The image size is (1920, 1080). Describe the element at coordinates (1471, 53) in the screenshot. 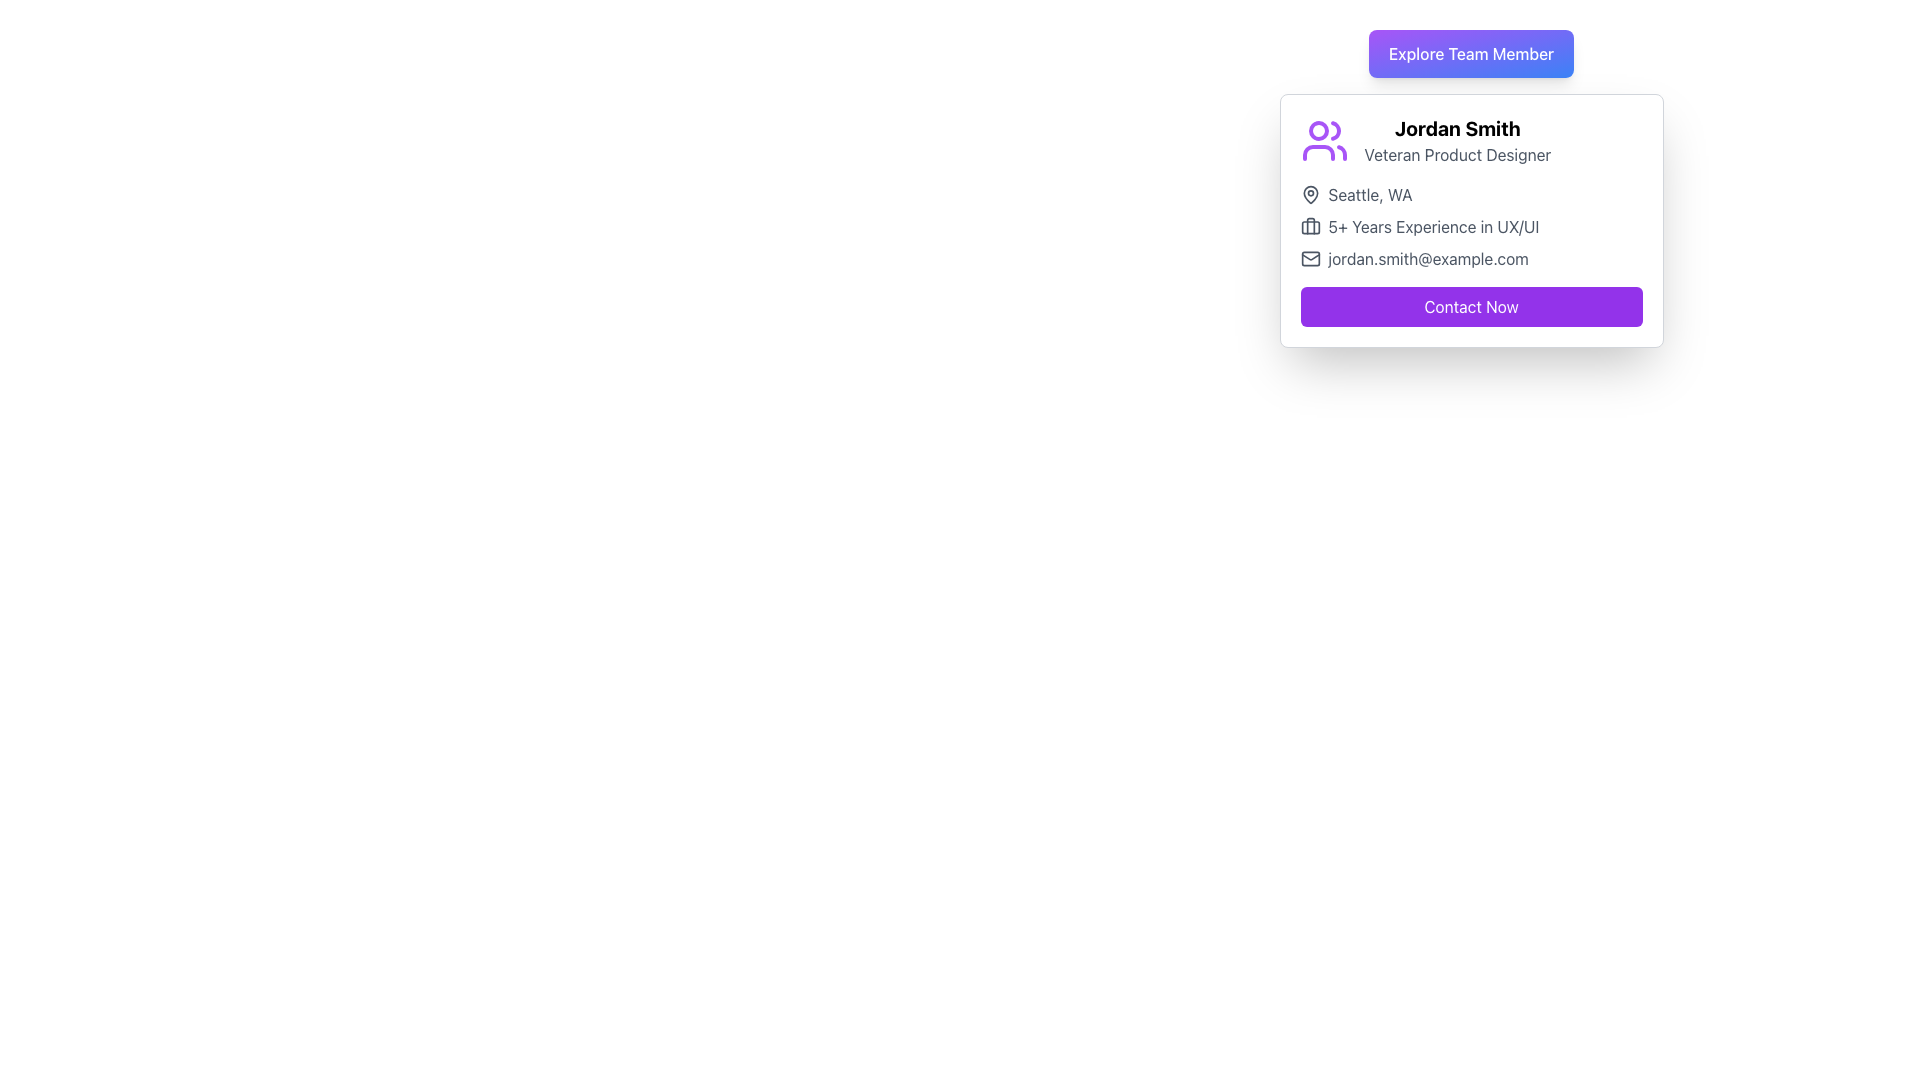

I see `the rectangular button with a gradient background that reads 'Explore Team Member' to activate its hover effect` at that location.